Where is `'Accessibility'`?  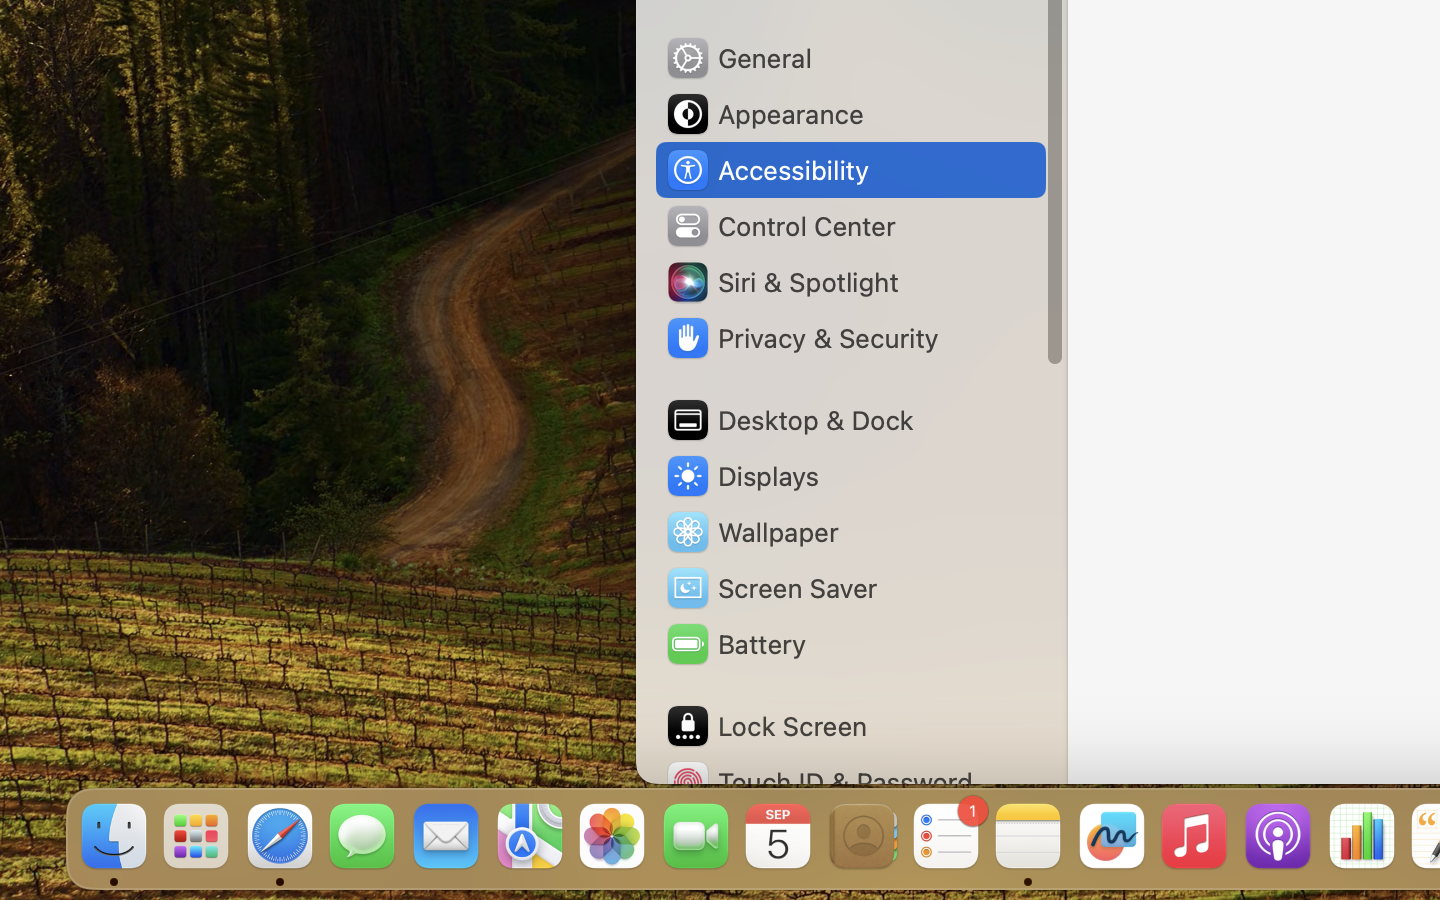
'Accessibility' is located at coordinates (765, 170).